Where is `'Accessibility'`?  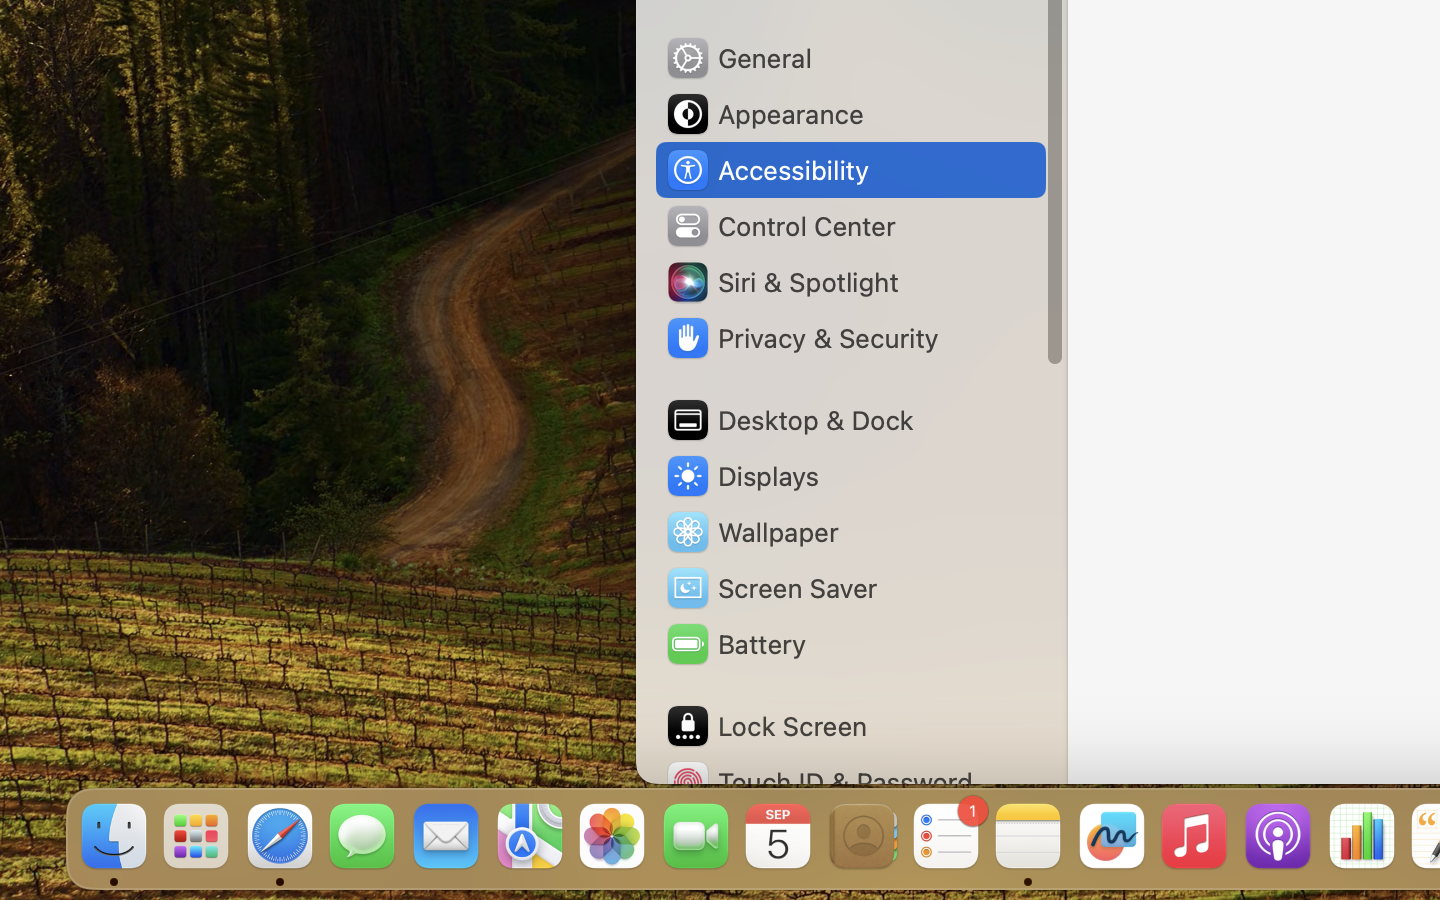
'Accessibility' is located at coordinates (765, 170).